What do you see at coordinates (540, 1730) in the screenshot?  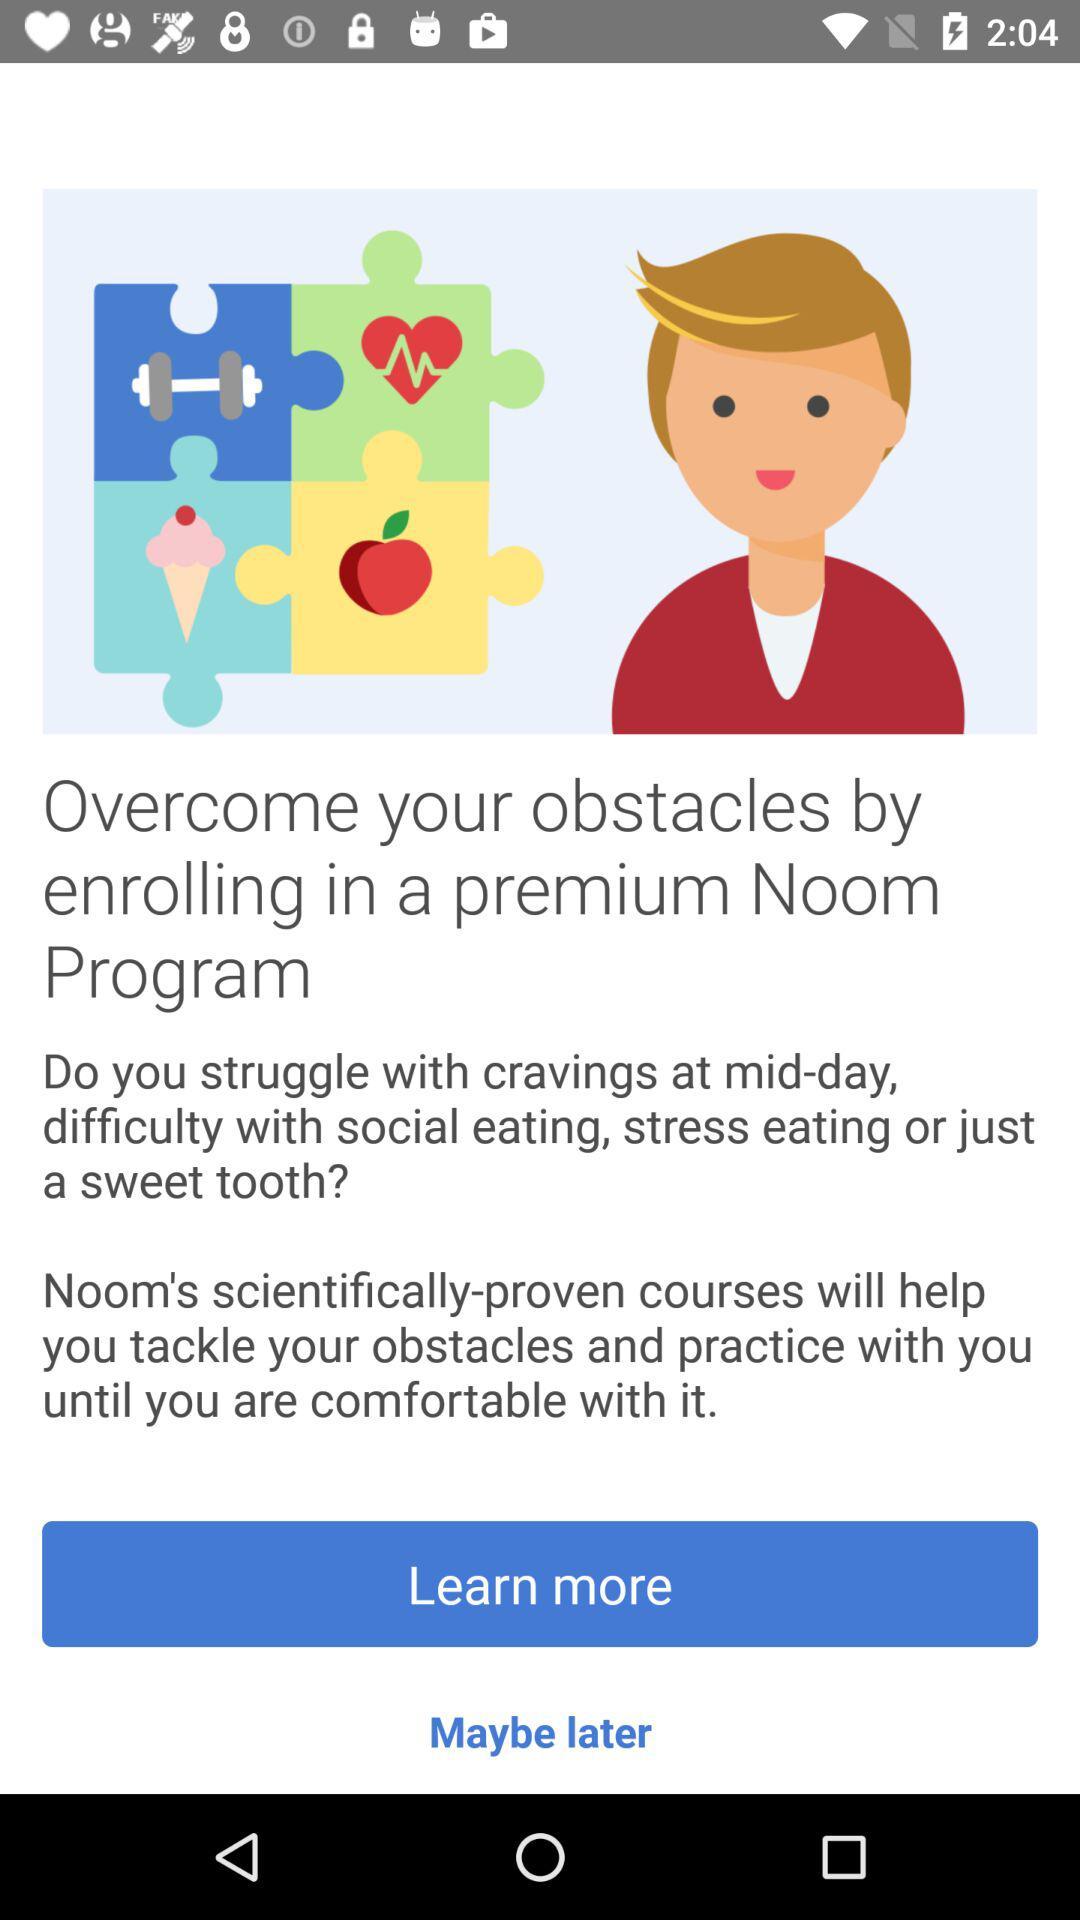 I see `maybe later icon` at bounding box center [540, 1730].